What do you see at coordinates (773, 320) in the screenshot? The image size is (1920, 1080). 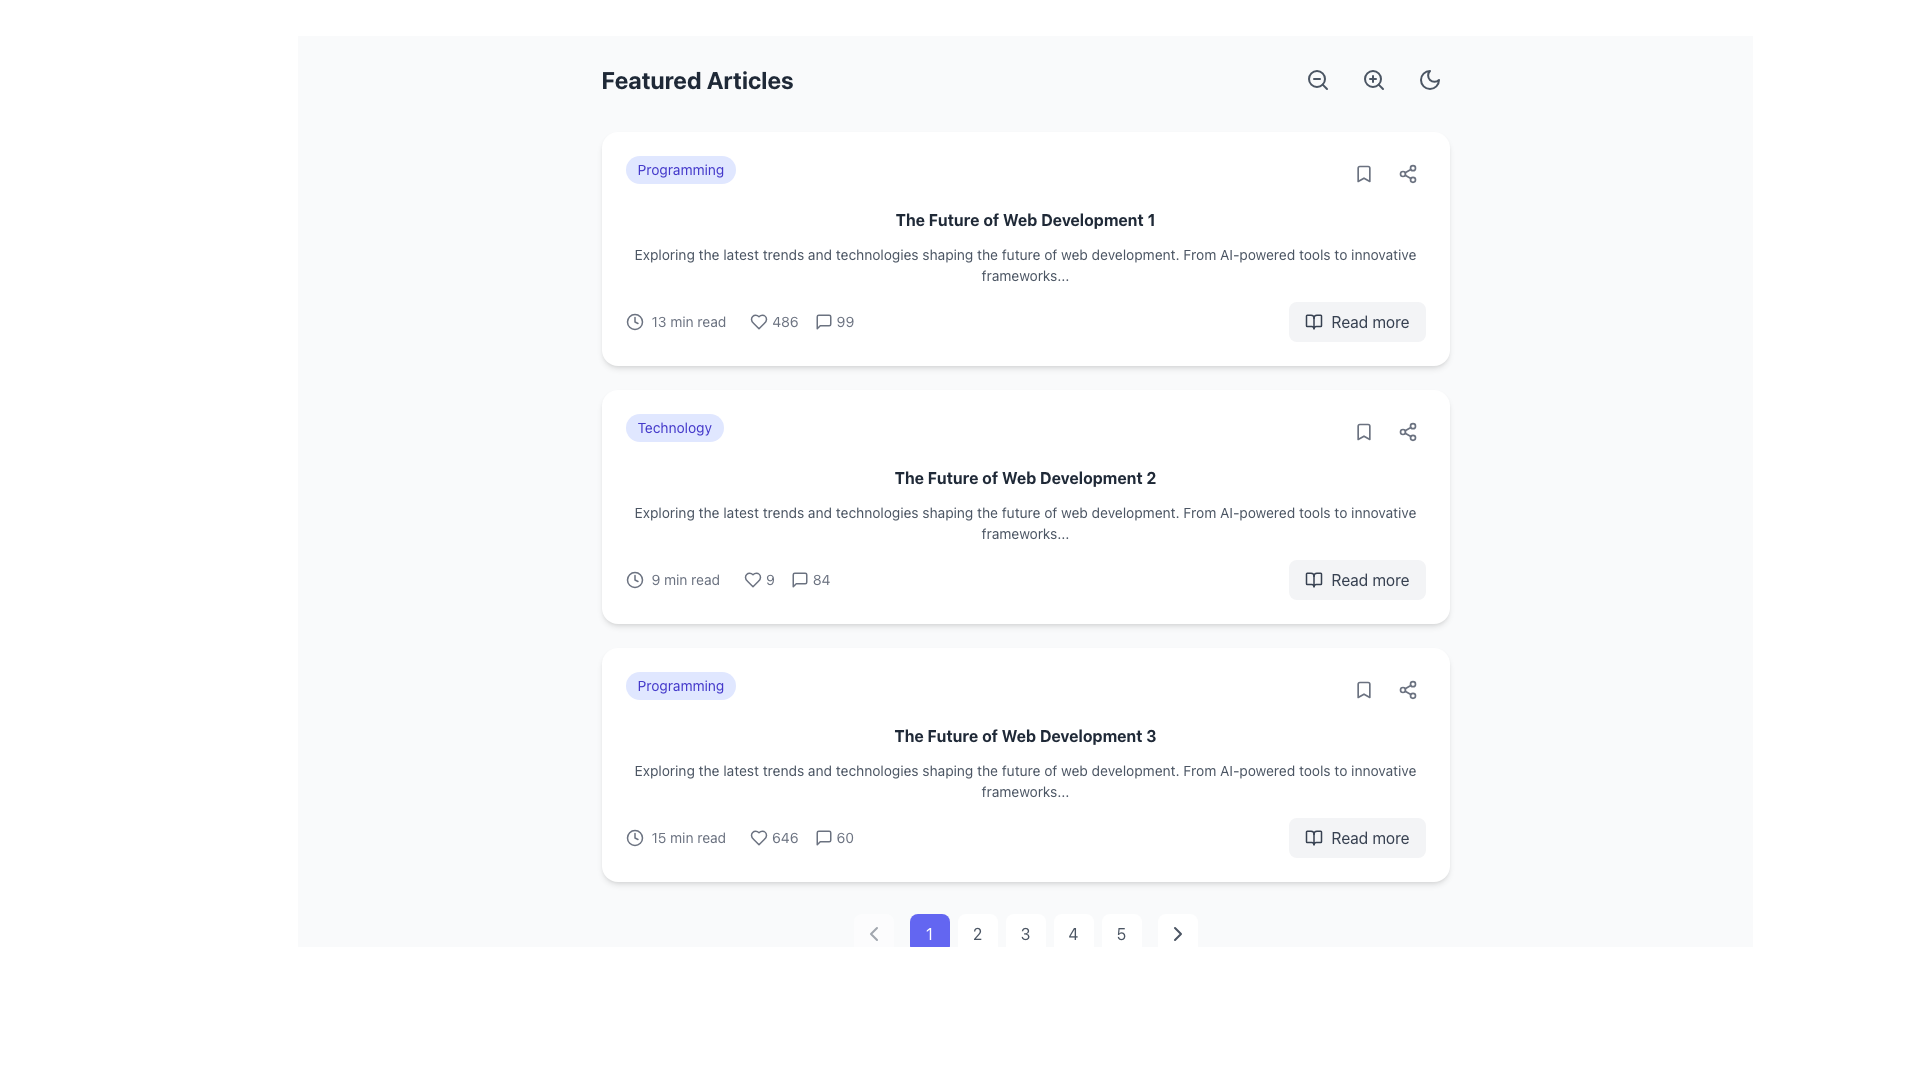 I see `the non-interactive text element displaying the count '486' with a heart icon, located on the top card in the list of articles` at bounding box center [773, 320].